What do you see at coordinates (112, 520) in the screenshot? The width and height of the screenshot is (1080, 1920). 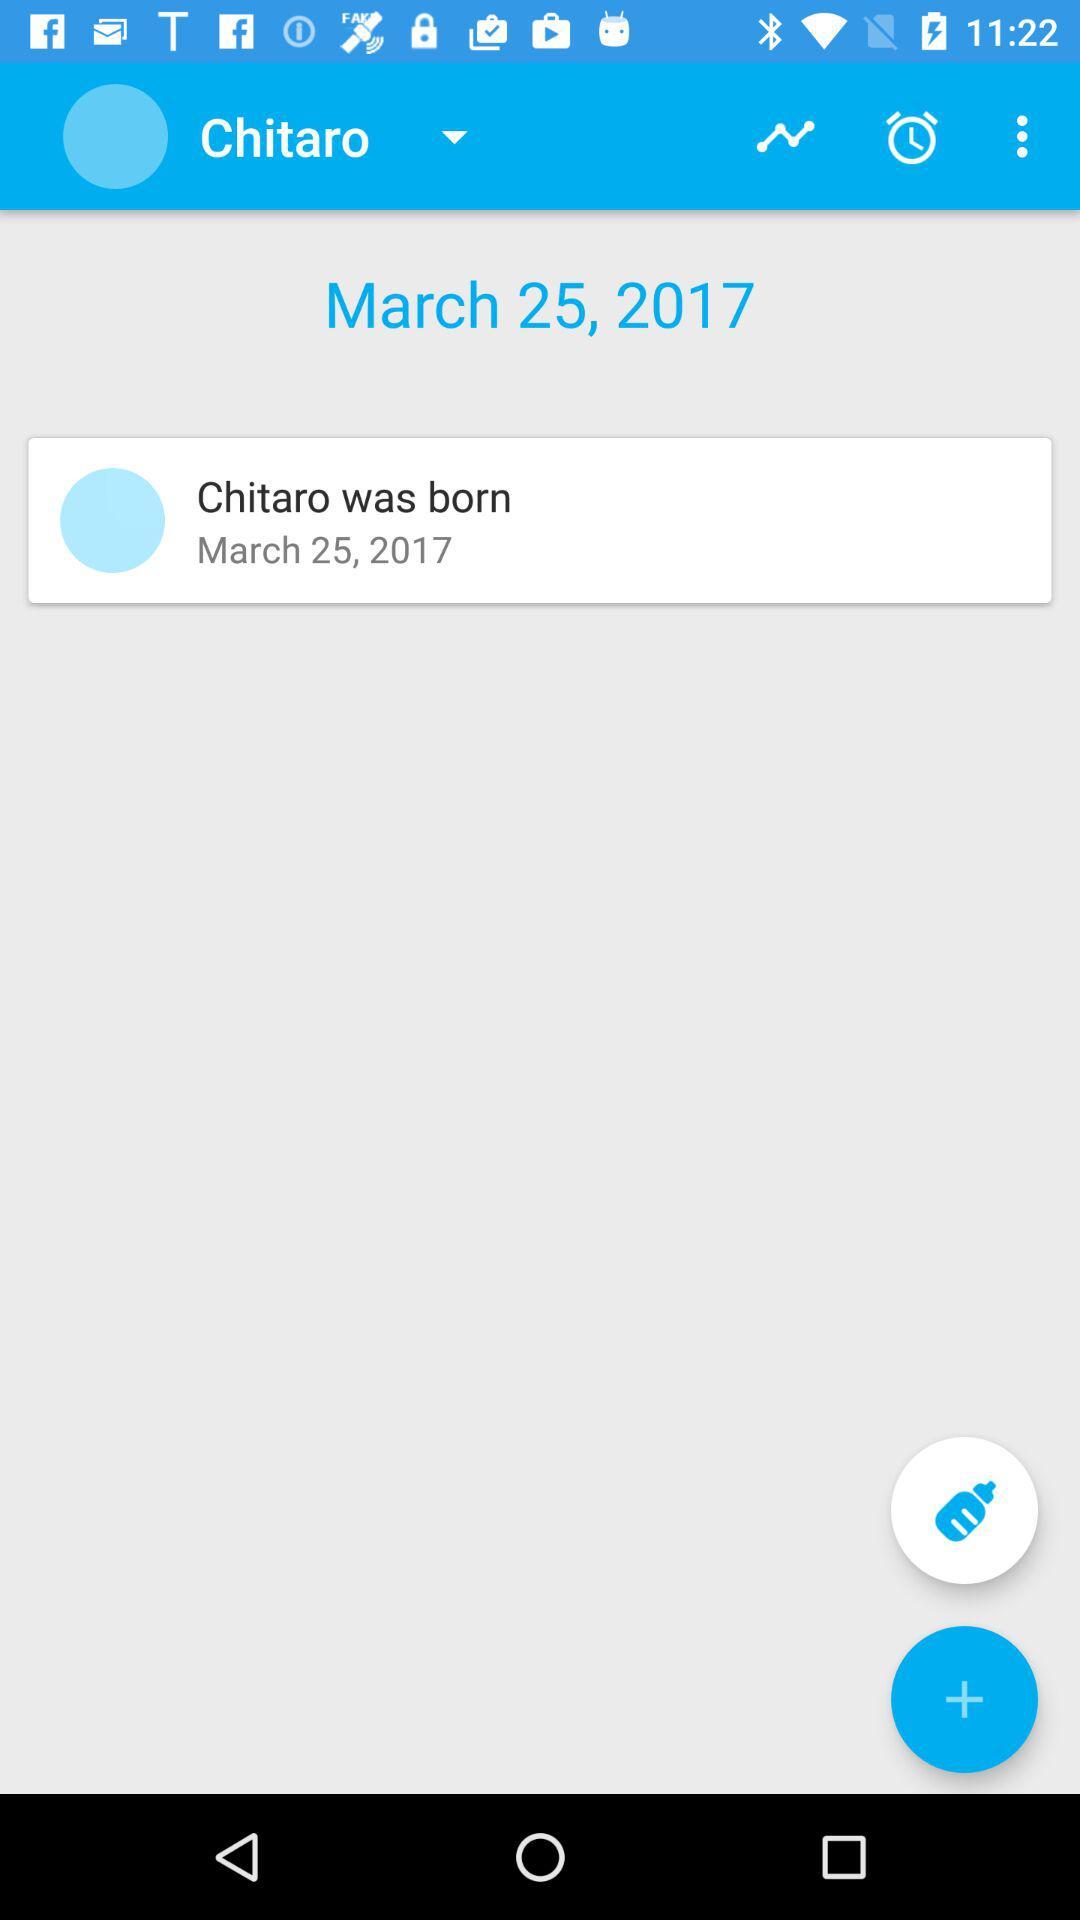 I see `left of chitaro was born` at bounding box center [112, 520].